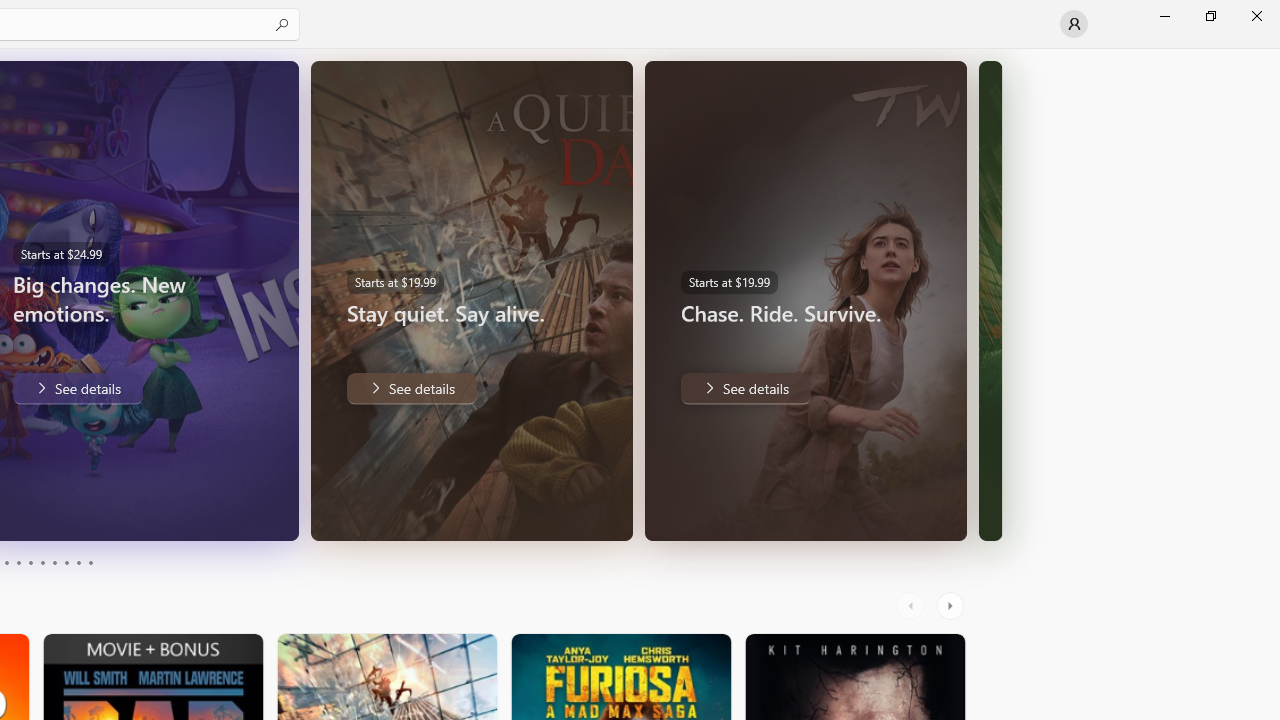  What do you see at coordinates (78, 563) in the screenshot?
I see `'Page 9'` at bounding box center [78, 563].